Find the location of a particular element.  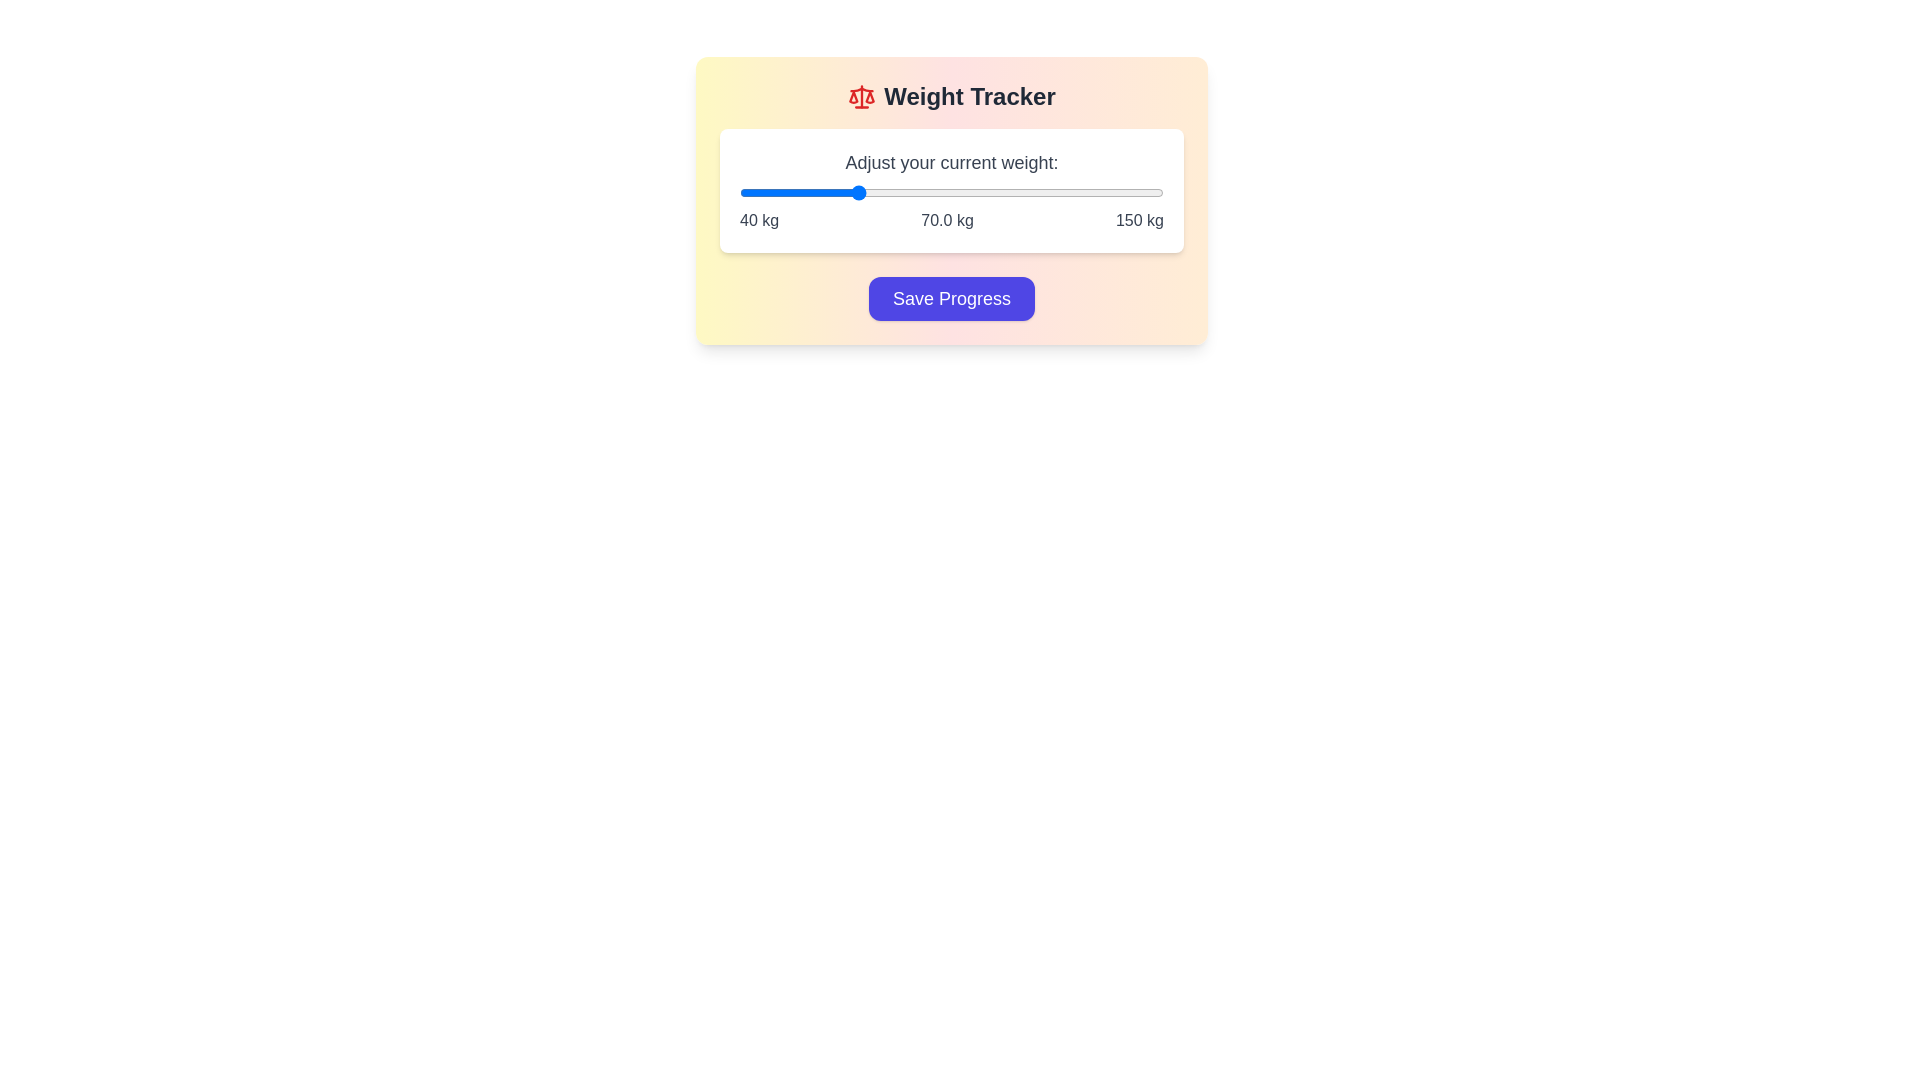

the weight slider to 119 kg is located at coordinates (1043, 192).